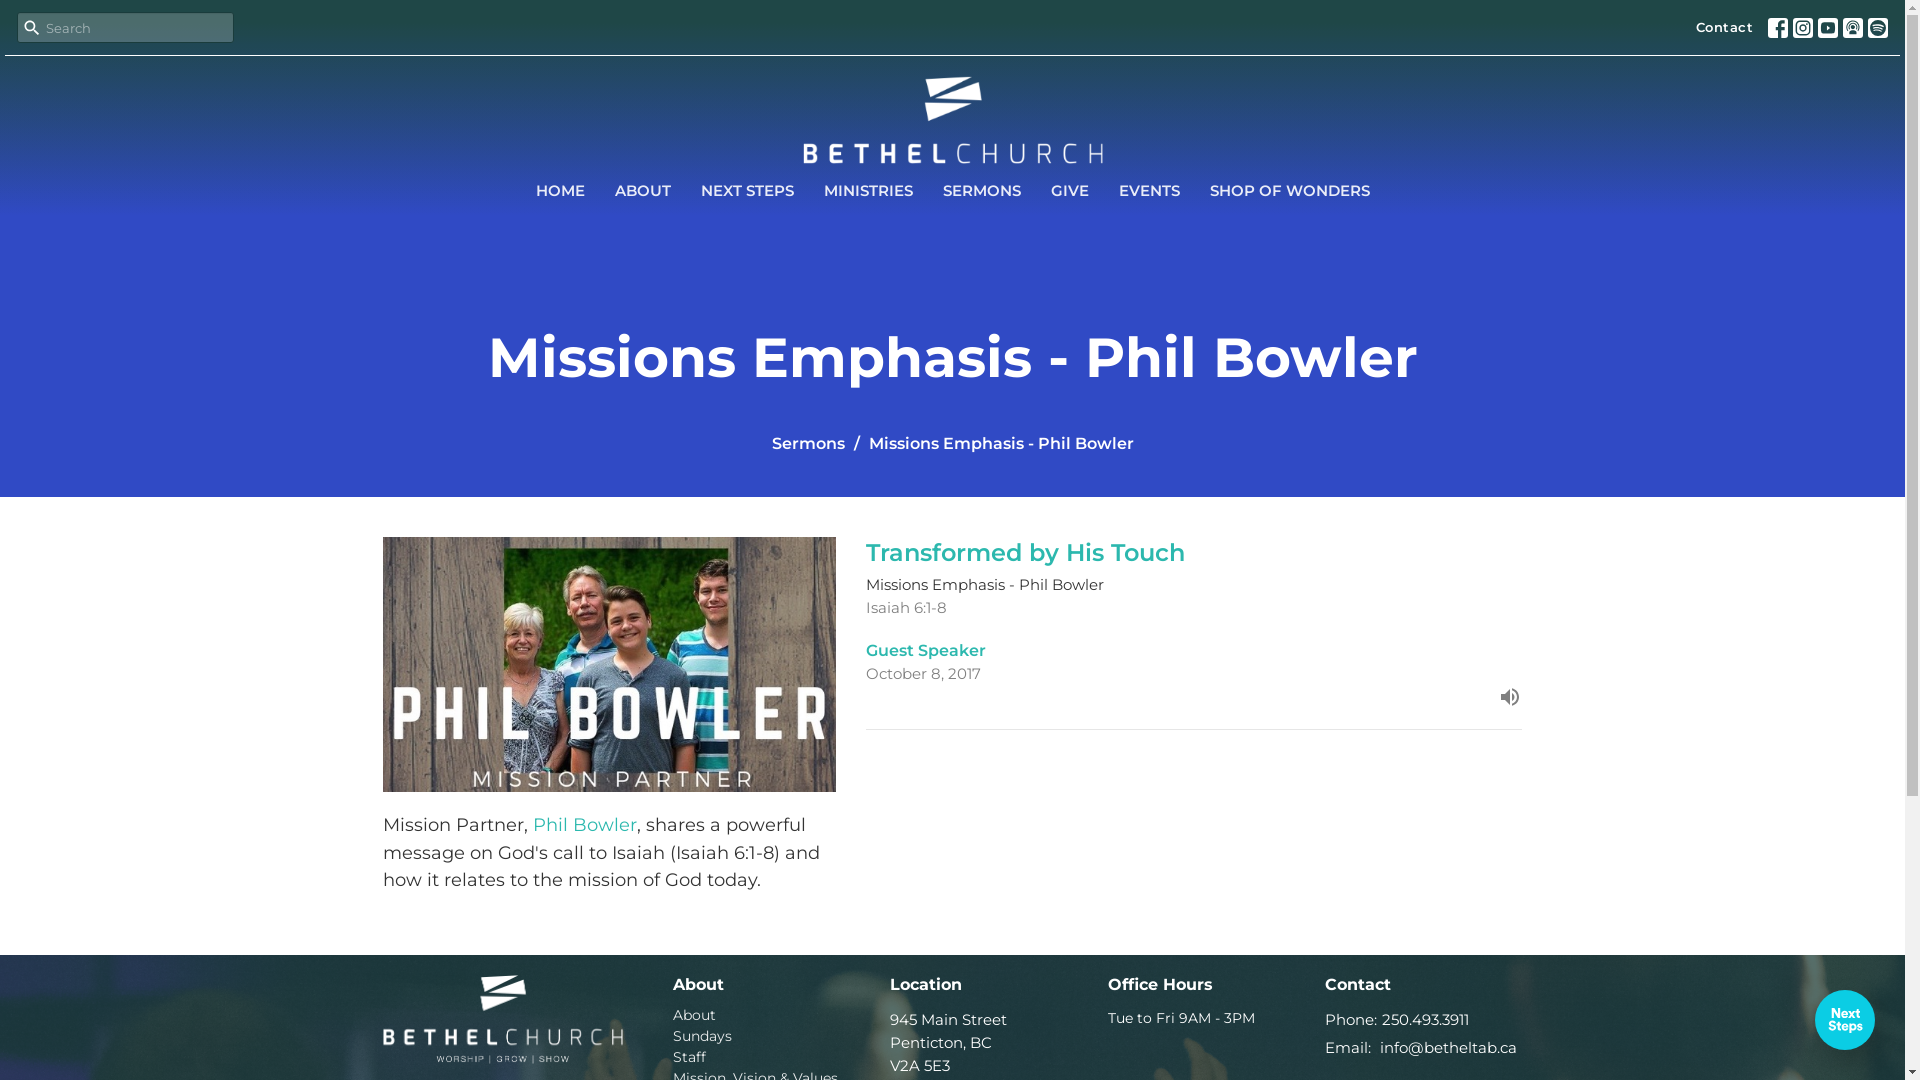 Image resolution: width=1920 pixels, height=1080 pixels. What do you see at coordinates (693, 1014) in the screenshot?
I see `'About'` at bounding box center [693, 1014].